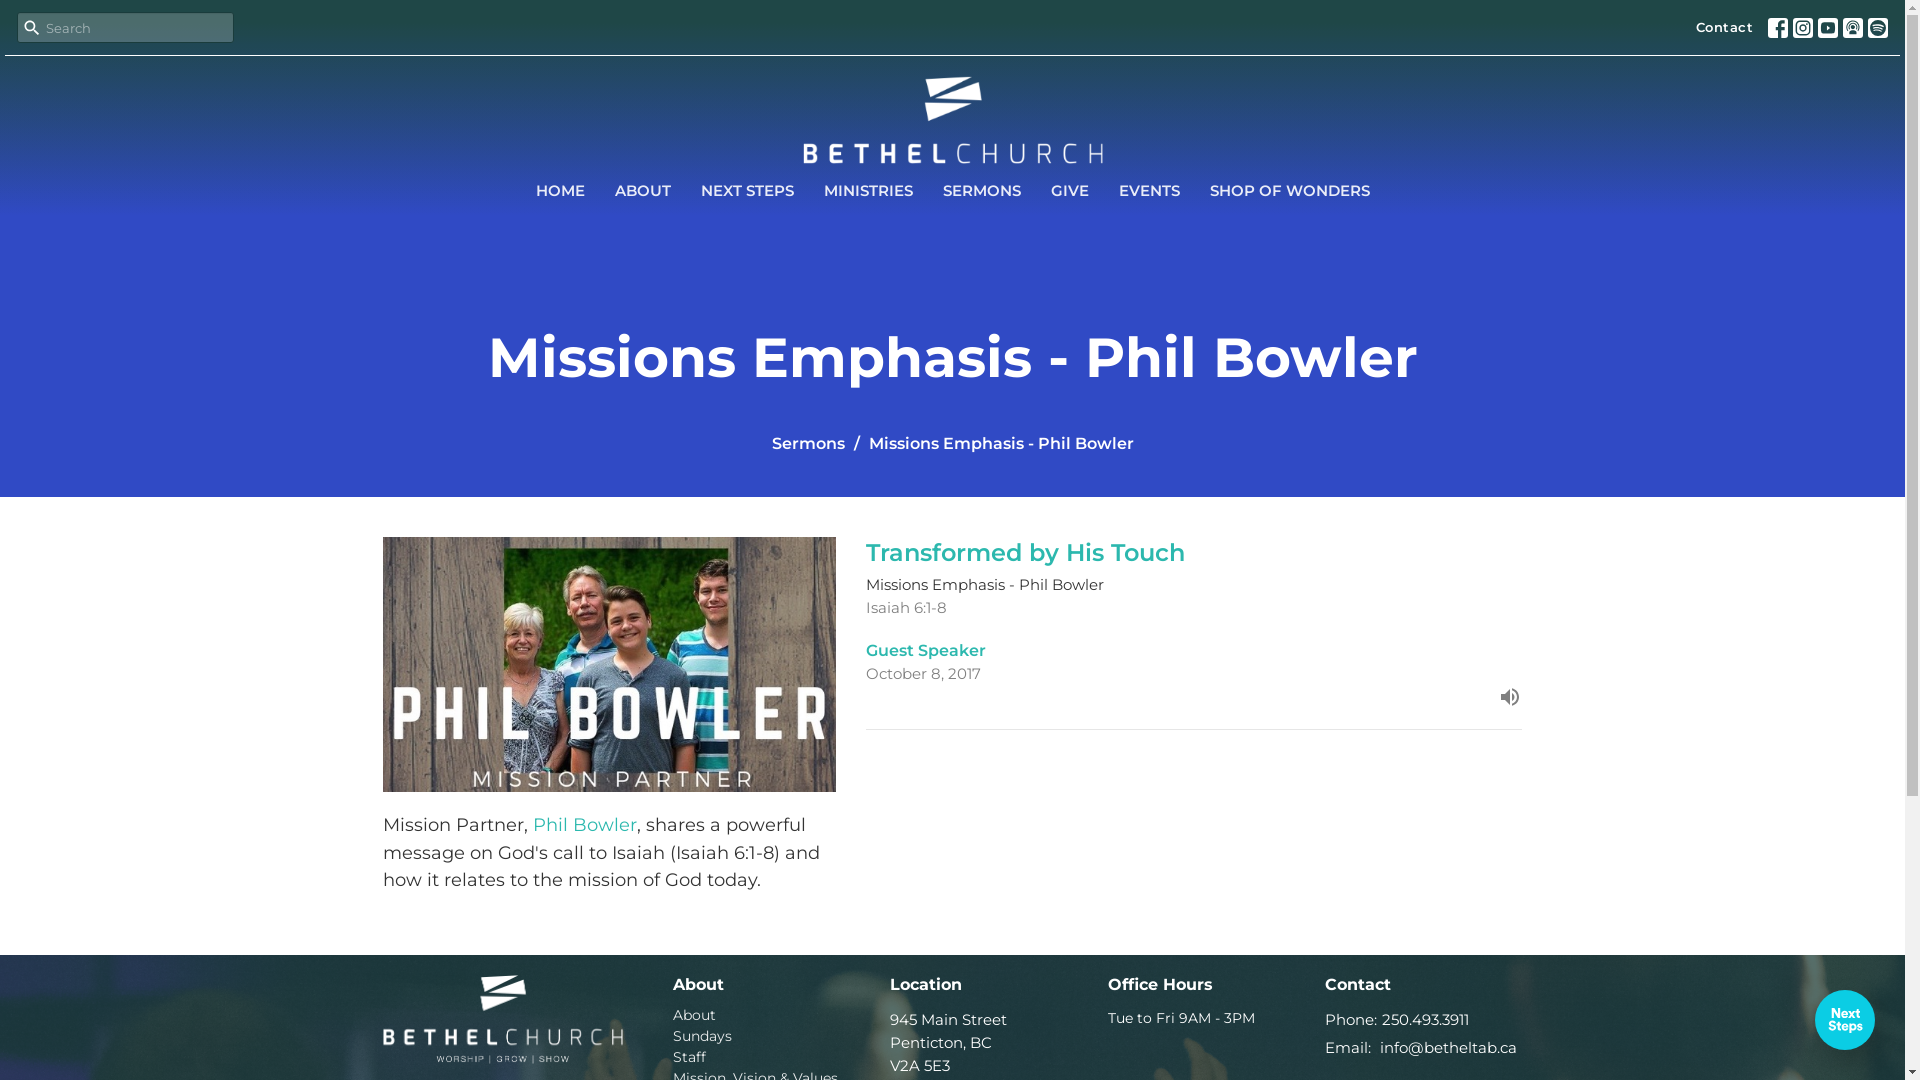 Image resolution: width=1920 pixels, height=1080 pixels. What do you see at coordinates (693, 1014) in the screenshot?
I see `'About'` at bounding box center [693, 1014].